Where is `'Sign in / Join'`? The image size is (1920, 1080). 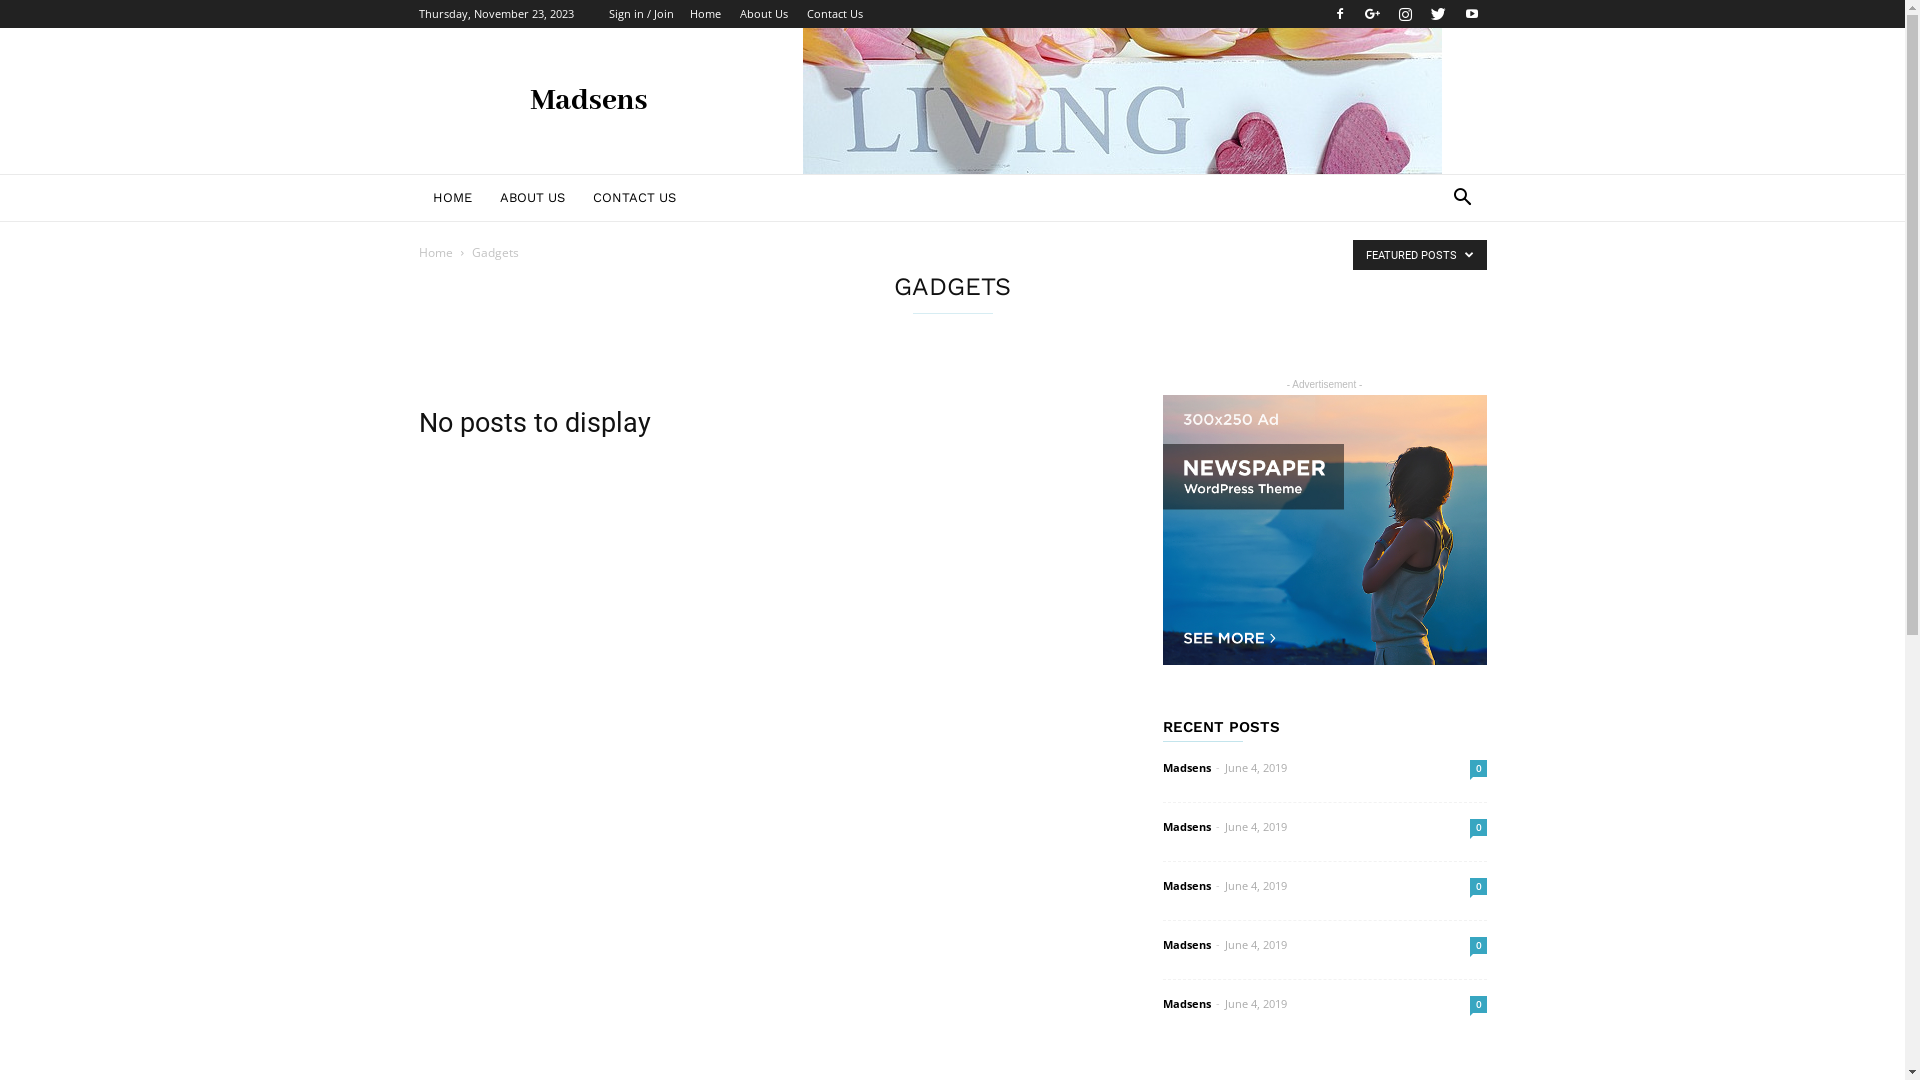 'Sign in / Join' is located at coordinates (640, 13).